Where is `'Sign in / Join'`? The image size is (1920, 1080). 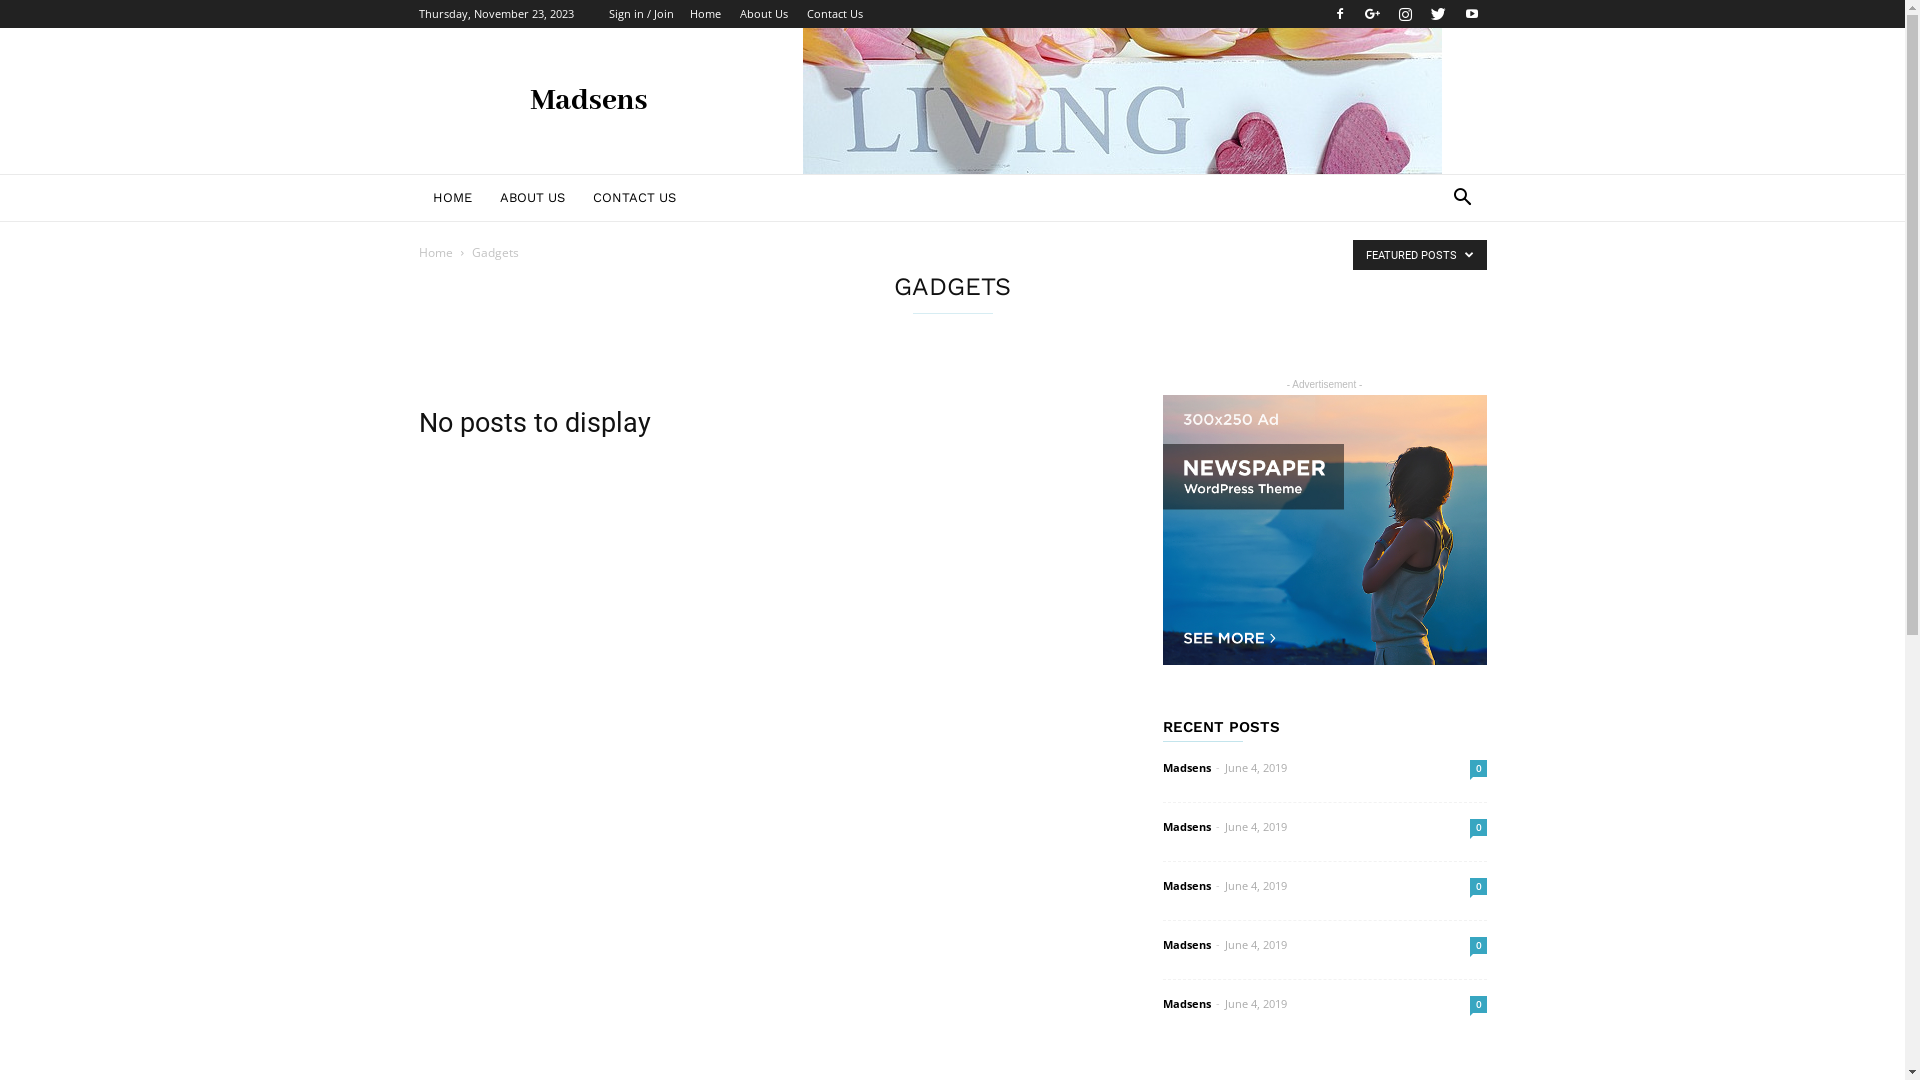 'Sign in / Join' is located at coordinates (640, 13).